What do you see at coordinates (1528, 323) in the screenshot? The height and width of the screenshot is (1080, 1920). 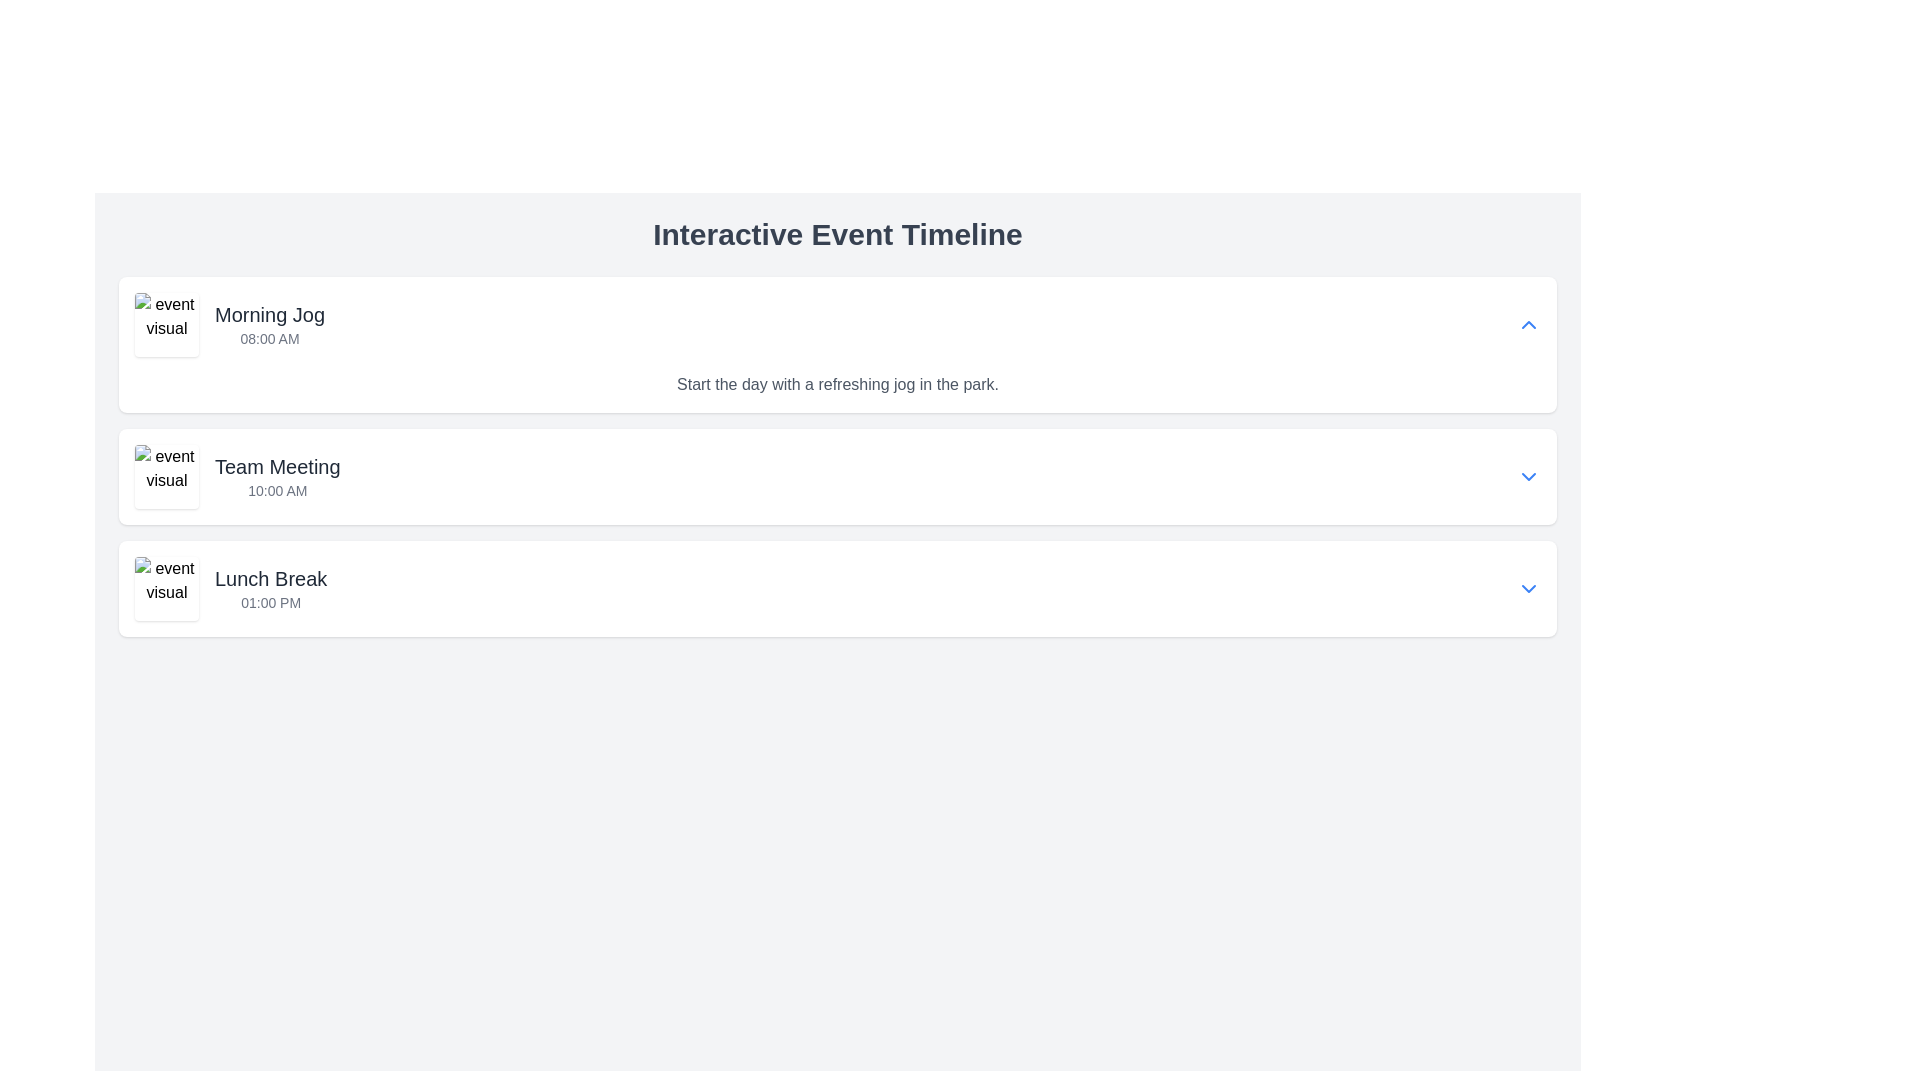 I see `the button located on the far right of the 'Morning Jog' event entry` at bounding box center [1528, 323].